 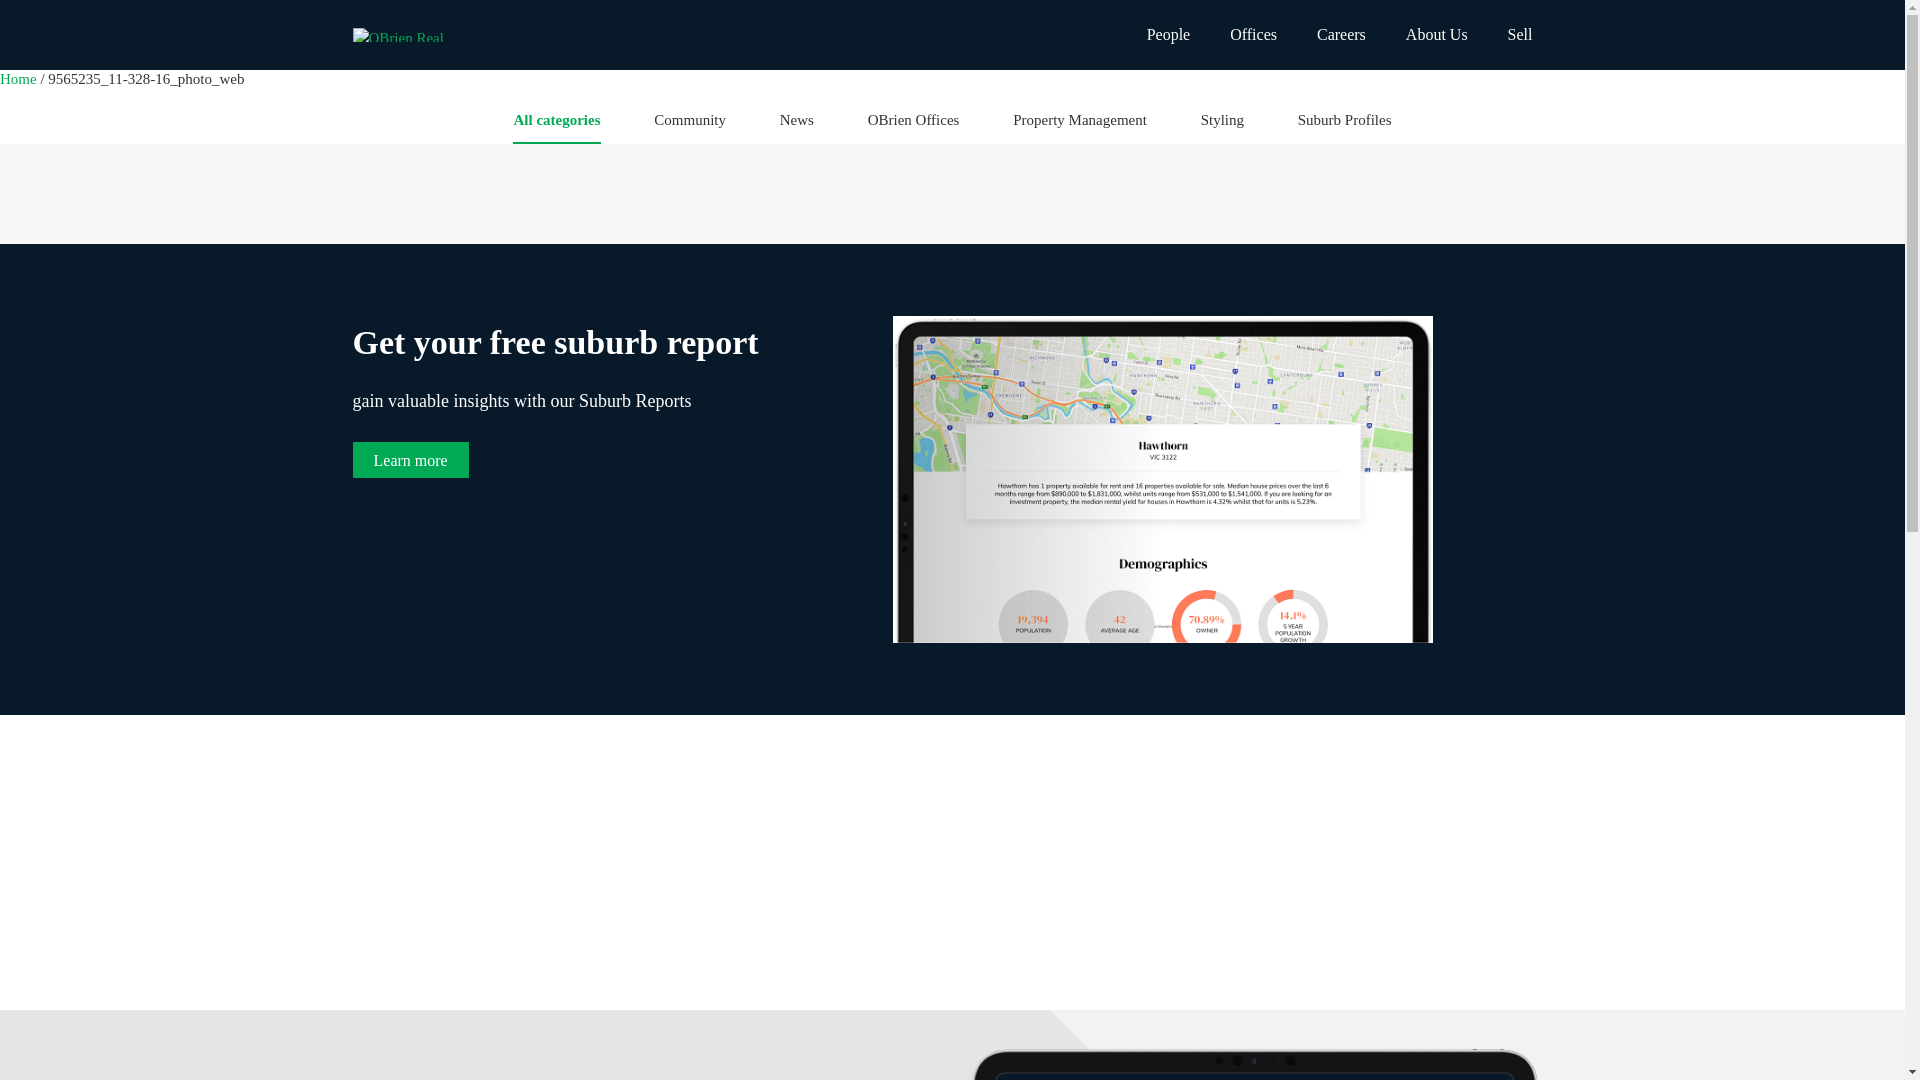 I want to click on 'Careers', so click(x=1296, y=34).